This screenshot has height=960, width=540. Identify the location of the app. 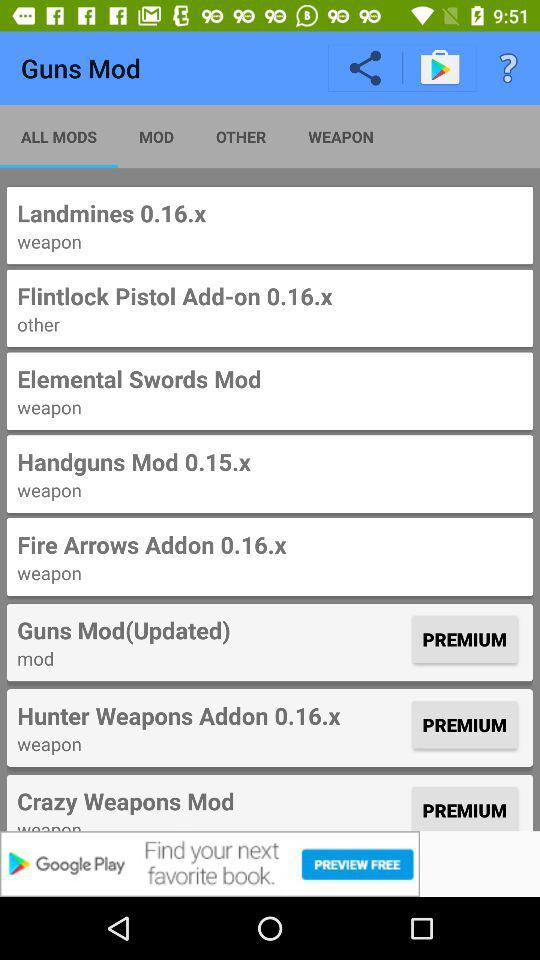
(270, 863).